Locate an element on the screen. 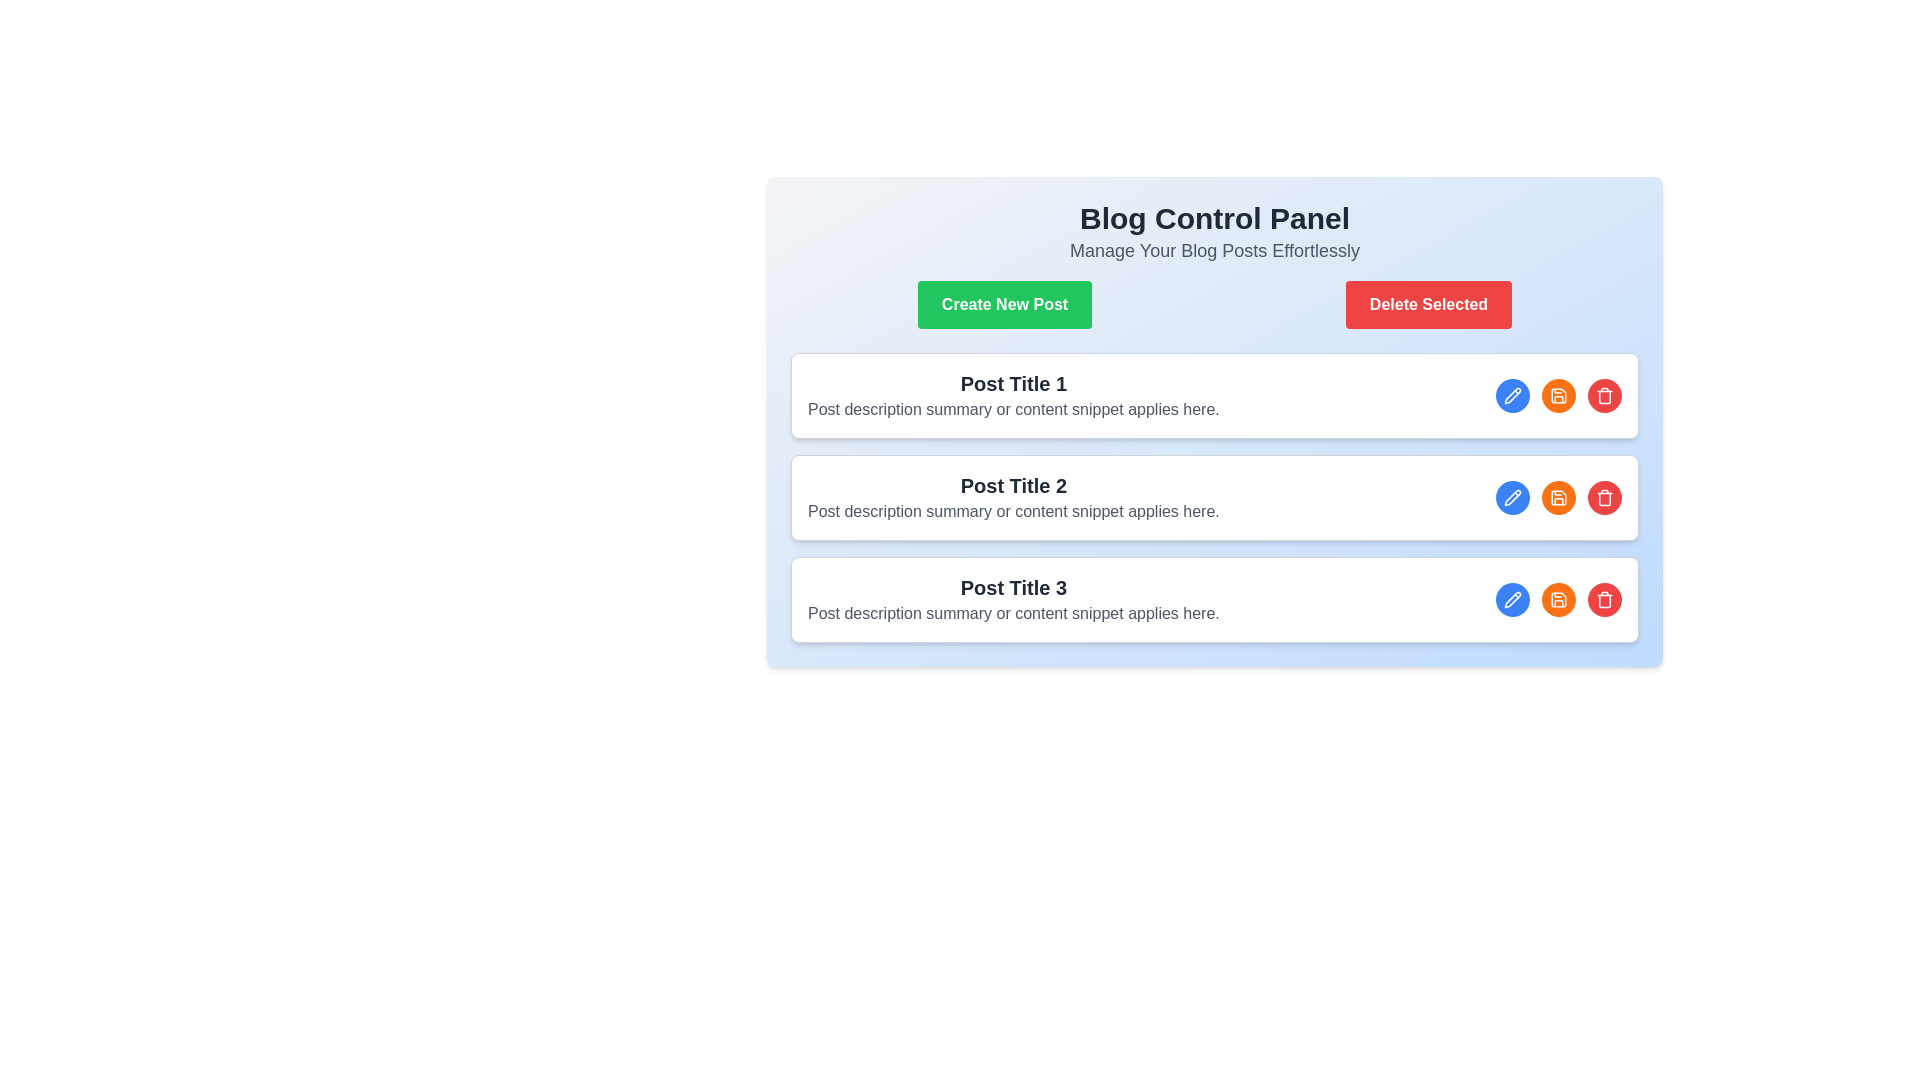 The width and height of the screenshot is (1920, 1080). the text block containing 'Post description summary or content snippet applies here.' which is styled in gray and located below 'Post Title 1' within the first card of the 'Blog Control Panel' is located at coordinates (1013, 408).